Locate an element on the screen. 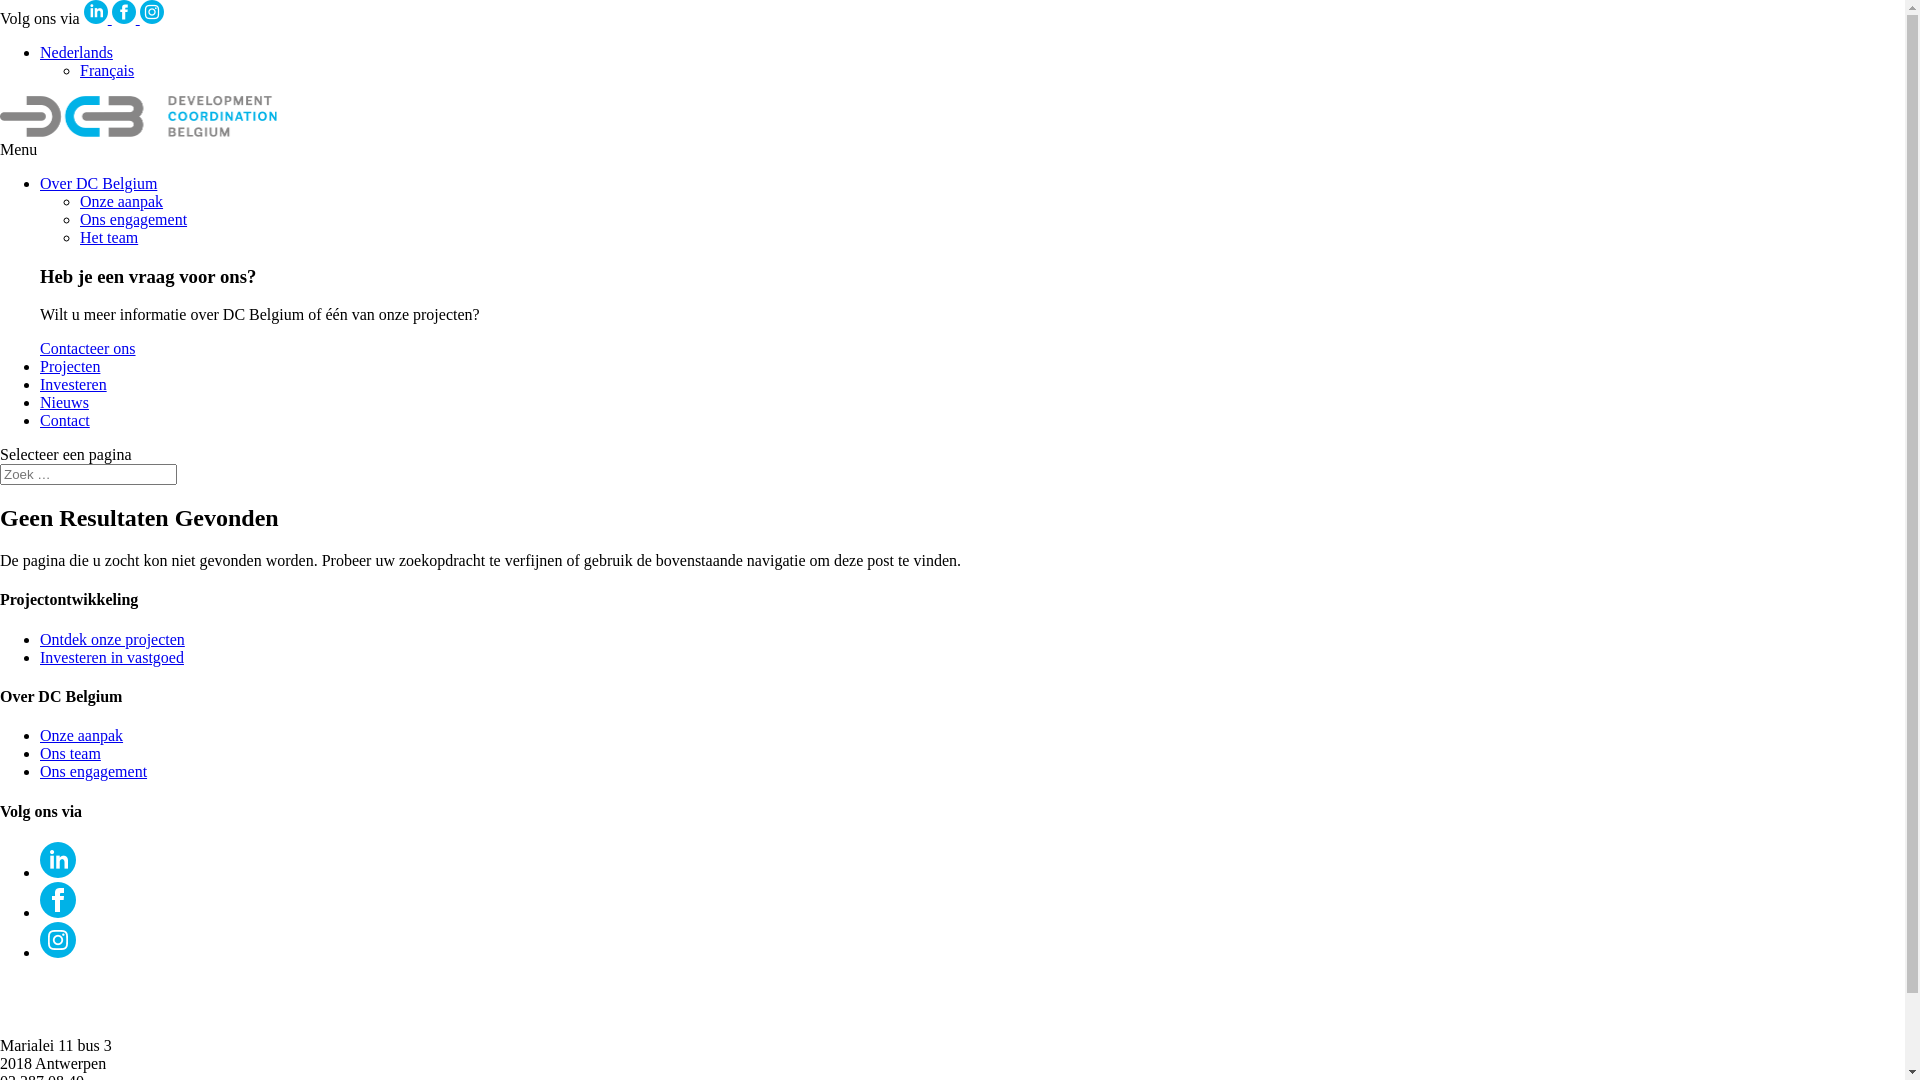 This screenshot has height=1080, width=1920. 'Nederlands' is located at coordinates (76, 51).